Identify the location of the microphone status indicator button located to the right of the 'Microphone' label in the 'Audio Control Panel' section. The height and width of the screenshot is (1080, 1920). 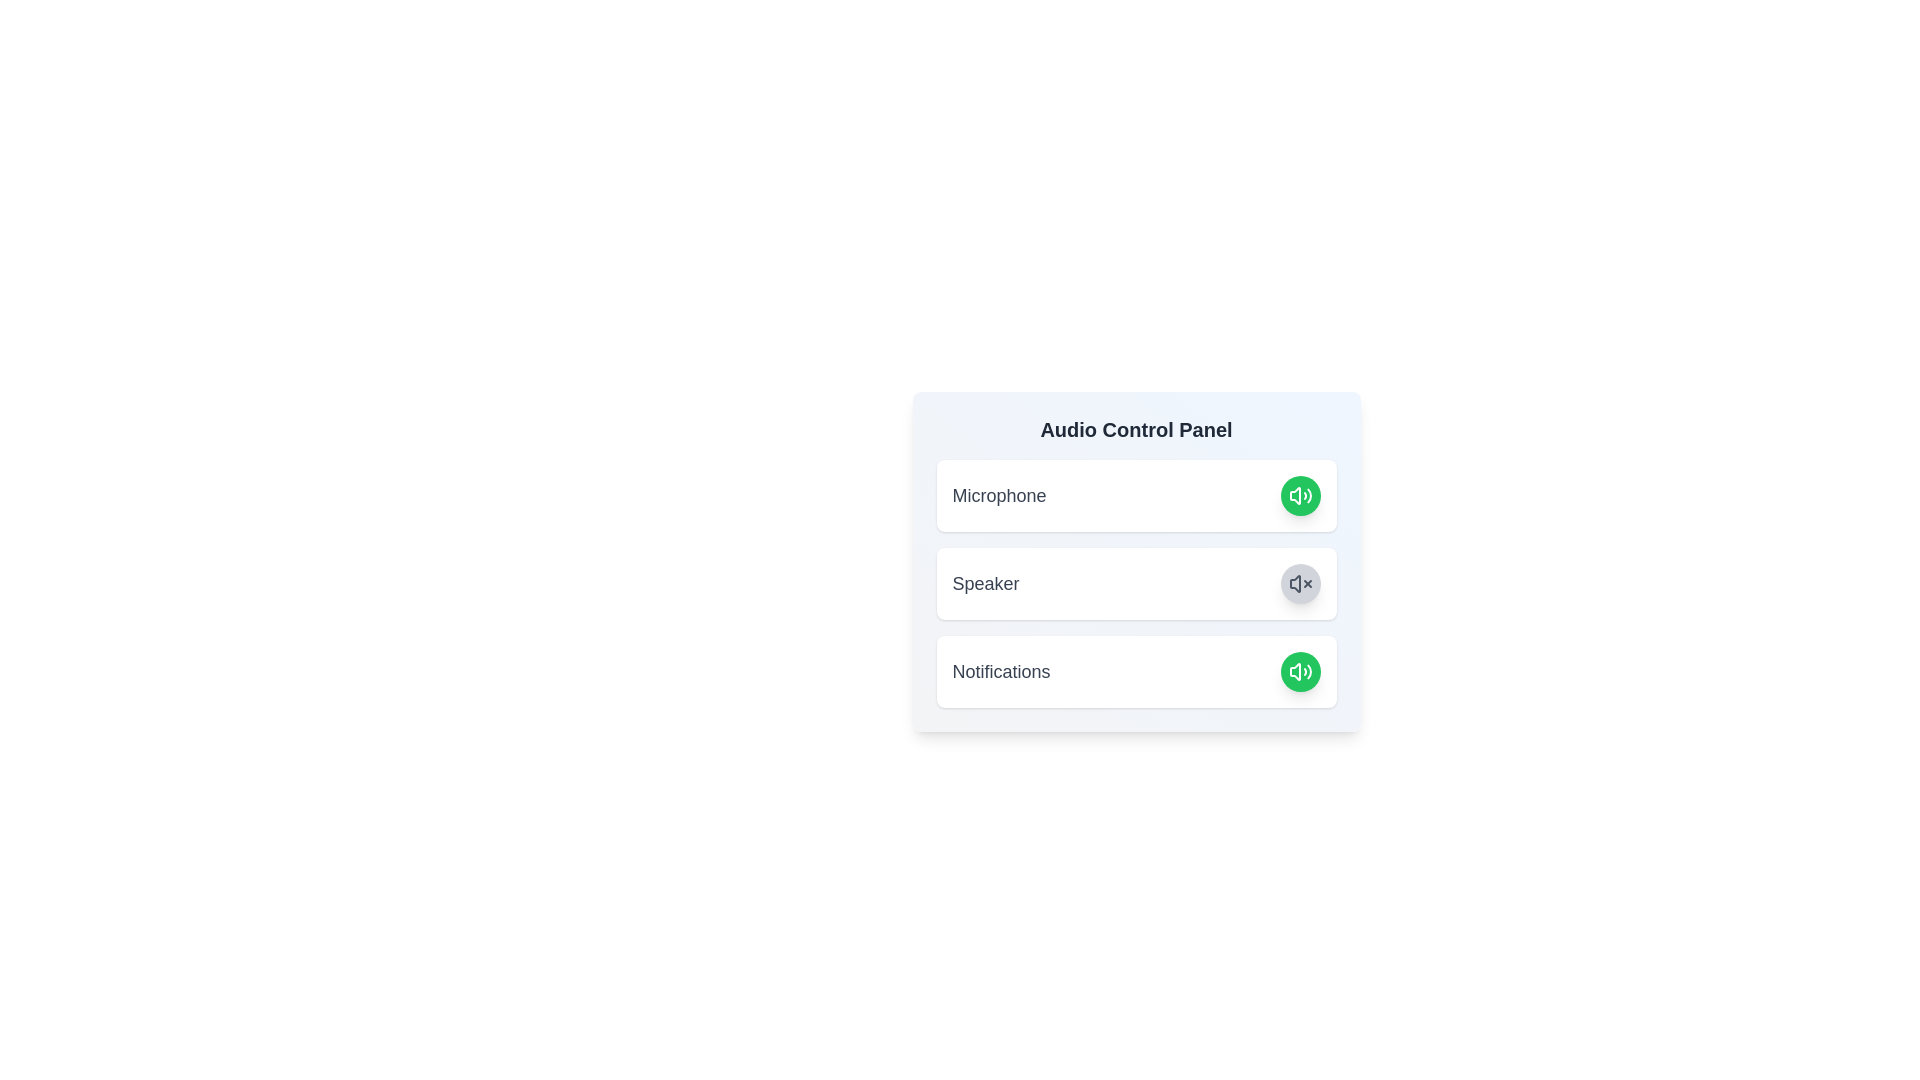
(1300, 495).